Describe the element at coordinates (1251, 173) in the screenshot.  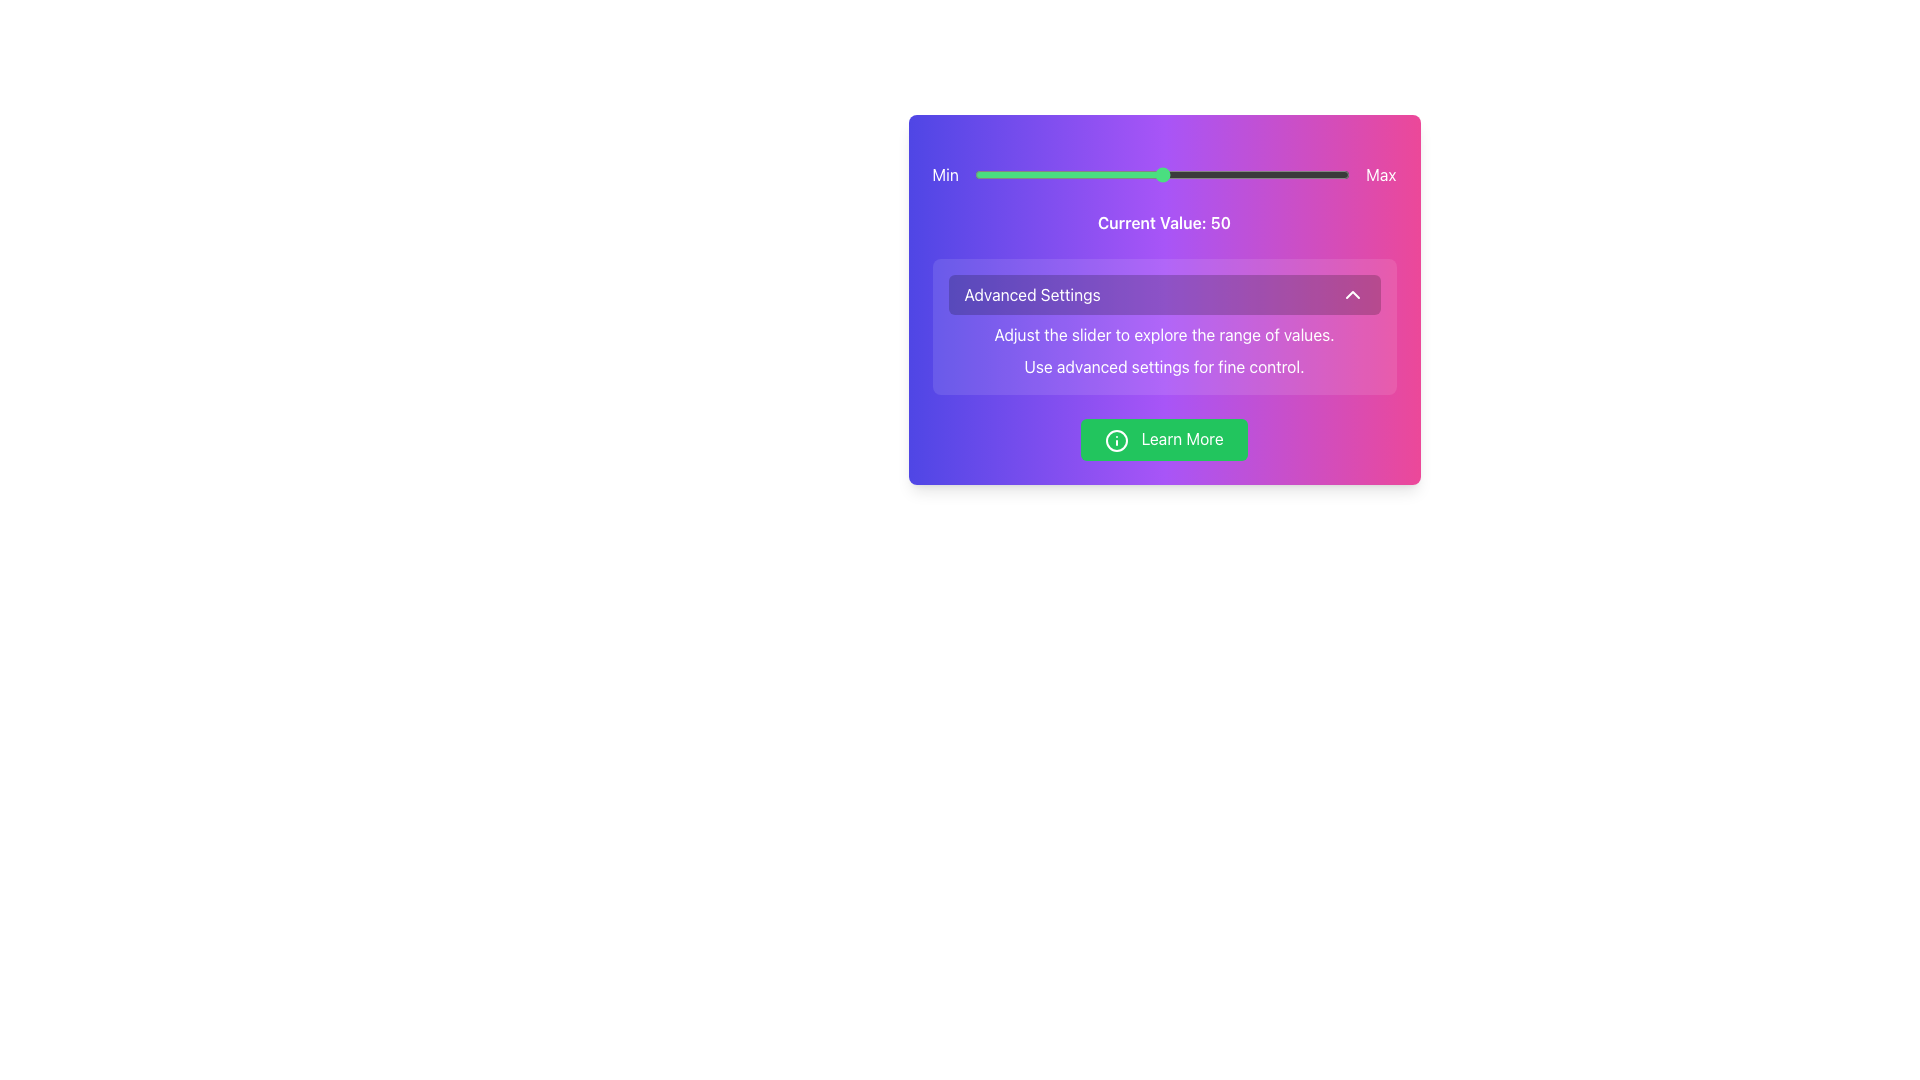
I see `the value of the slider` at that location.